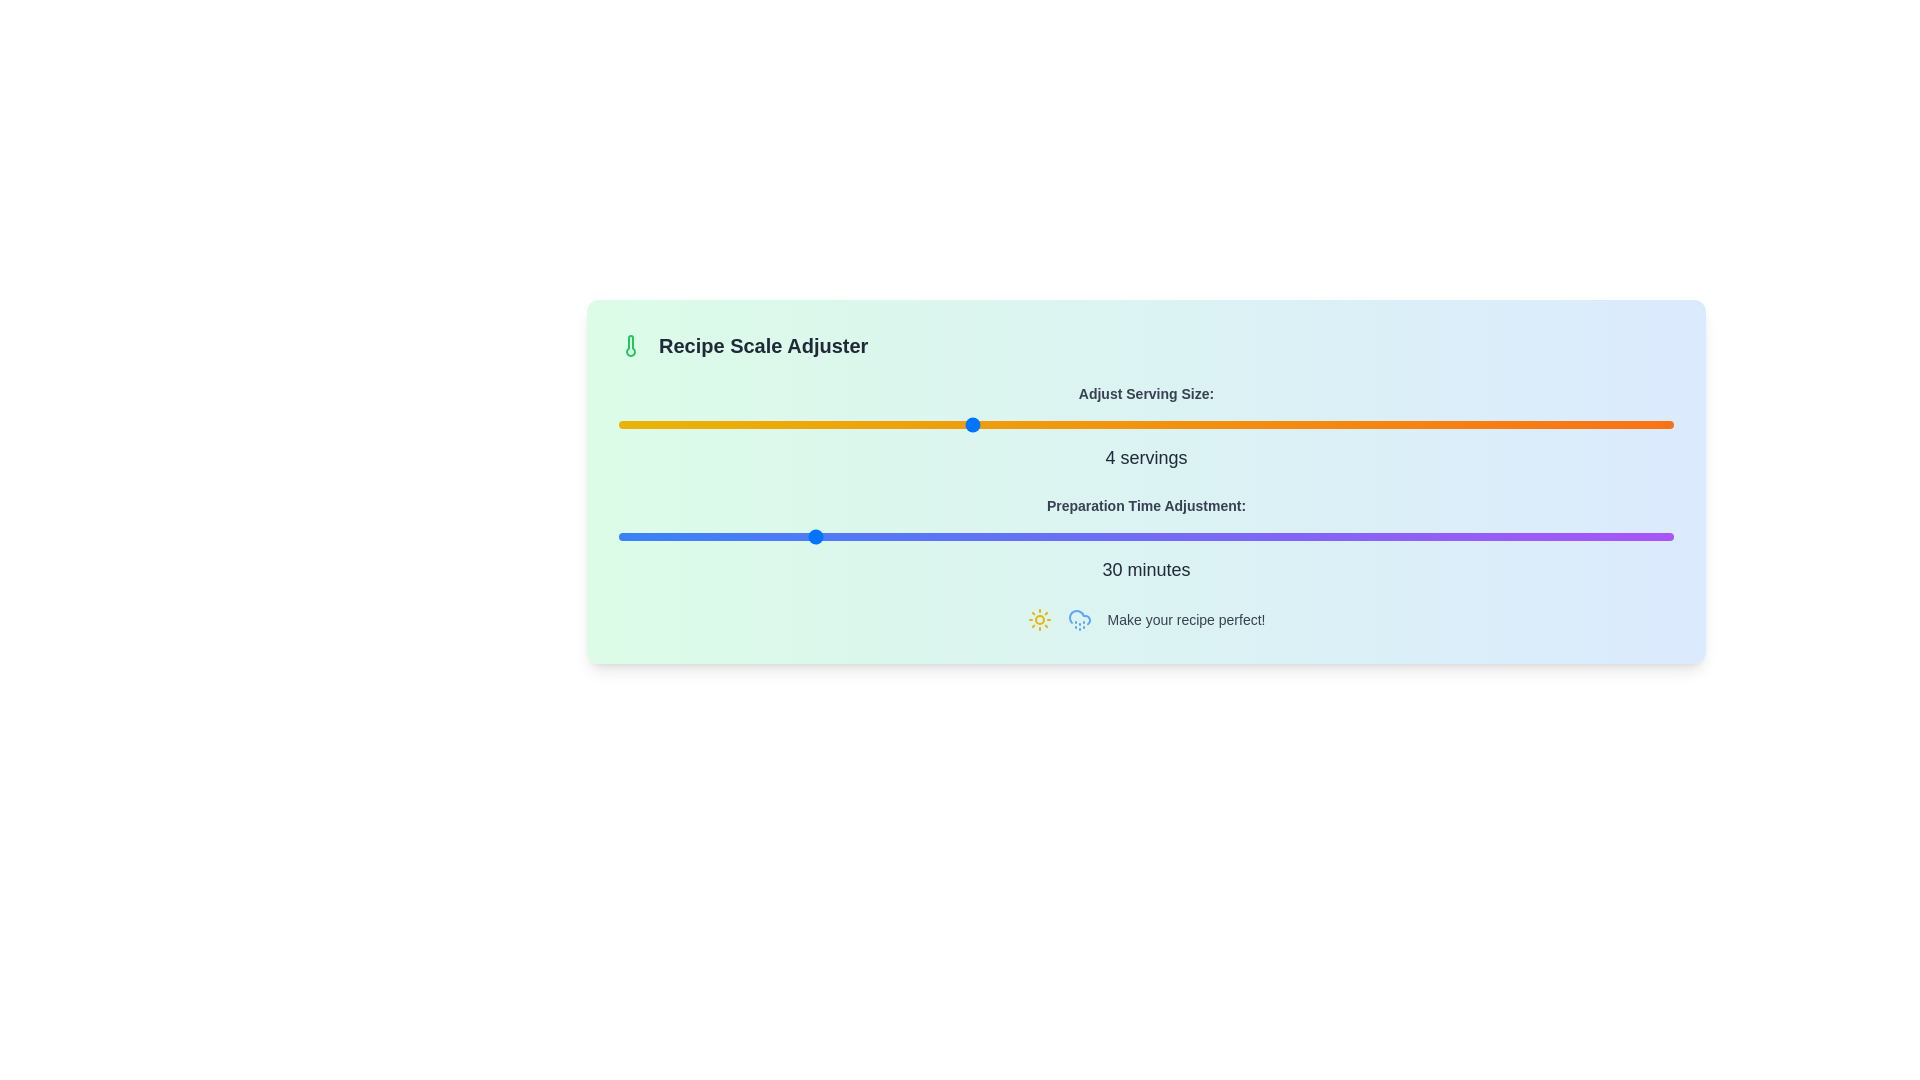 Image resolution: width=1920 pixels, height=1080 pixels. Describe the element at coordinates (1520, 535) in the screenshot. I see `preparation time adjustment` at that location.